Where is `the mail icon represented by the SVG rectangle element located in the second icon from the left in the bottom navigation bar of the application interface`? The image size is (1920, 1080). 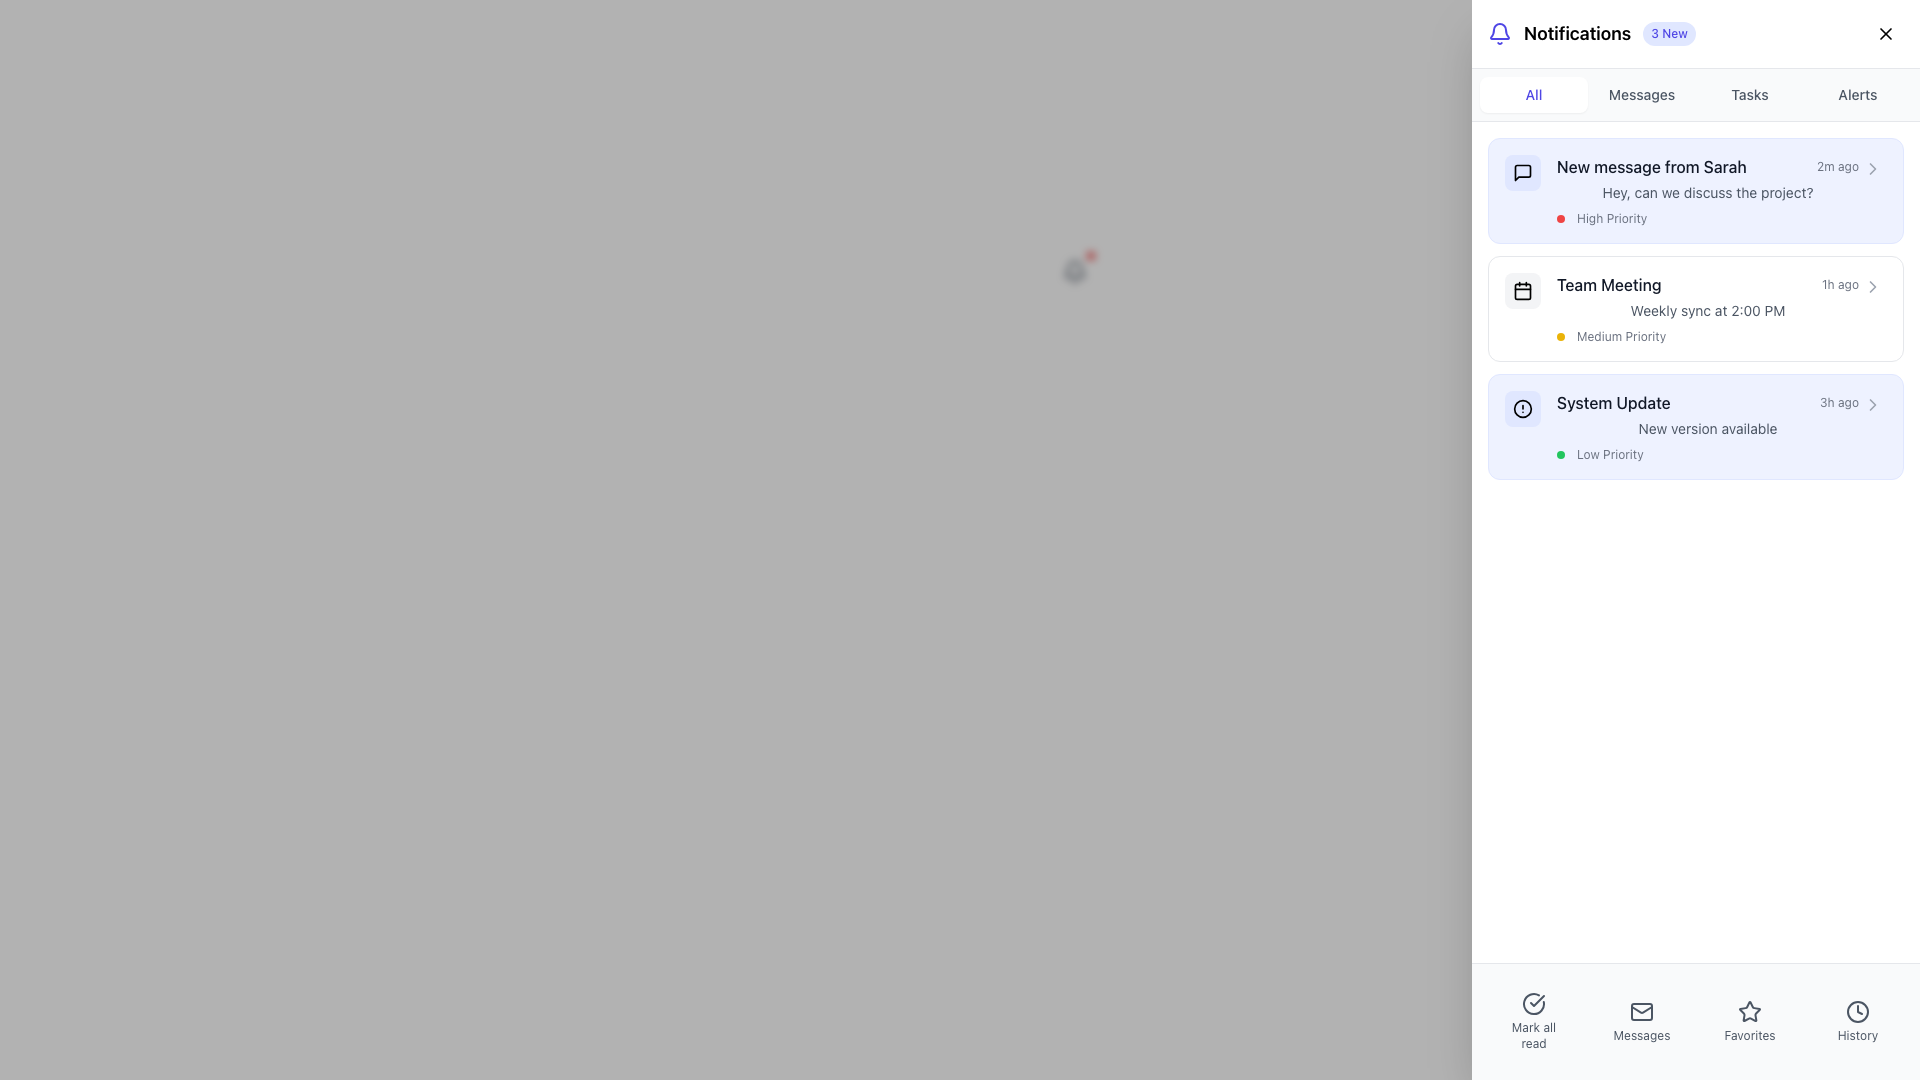 the mail icon represented by the SVG rectangle element located in the second icon from the left in the bottom navigation bar of the application interface is located at coordinates (1641, 1011).